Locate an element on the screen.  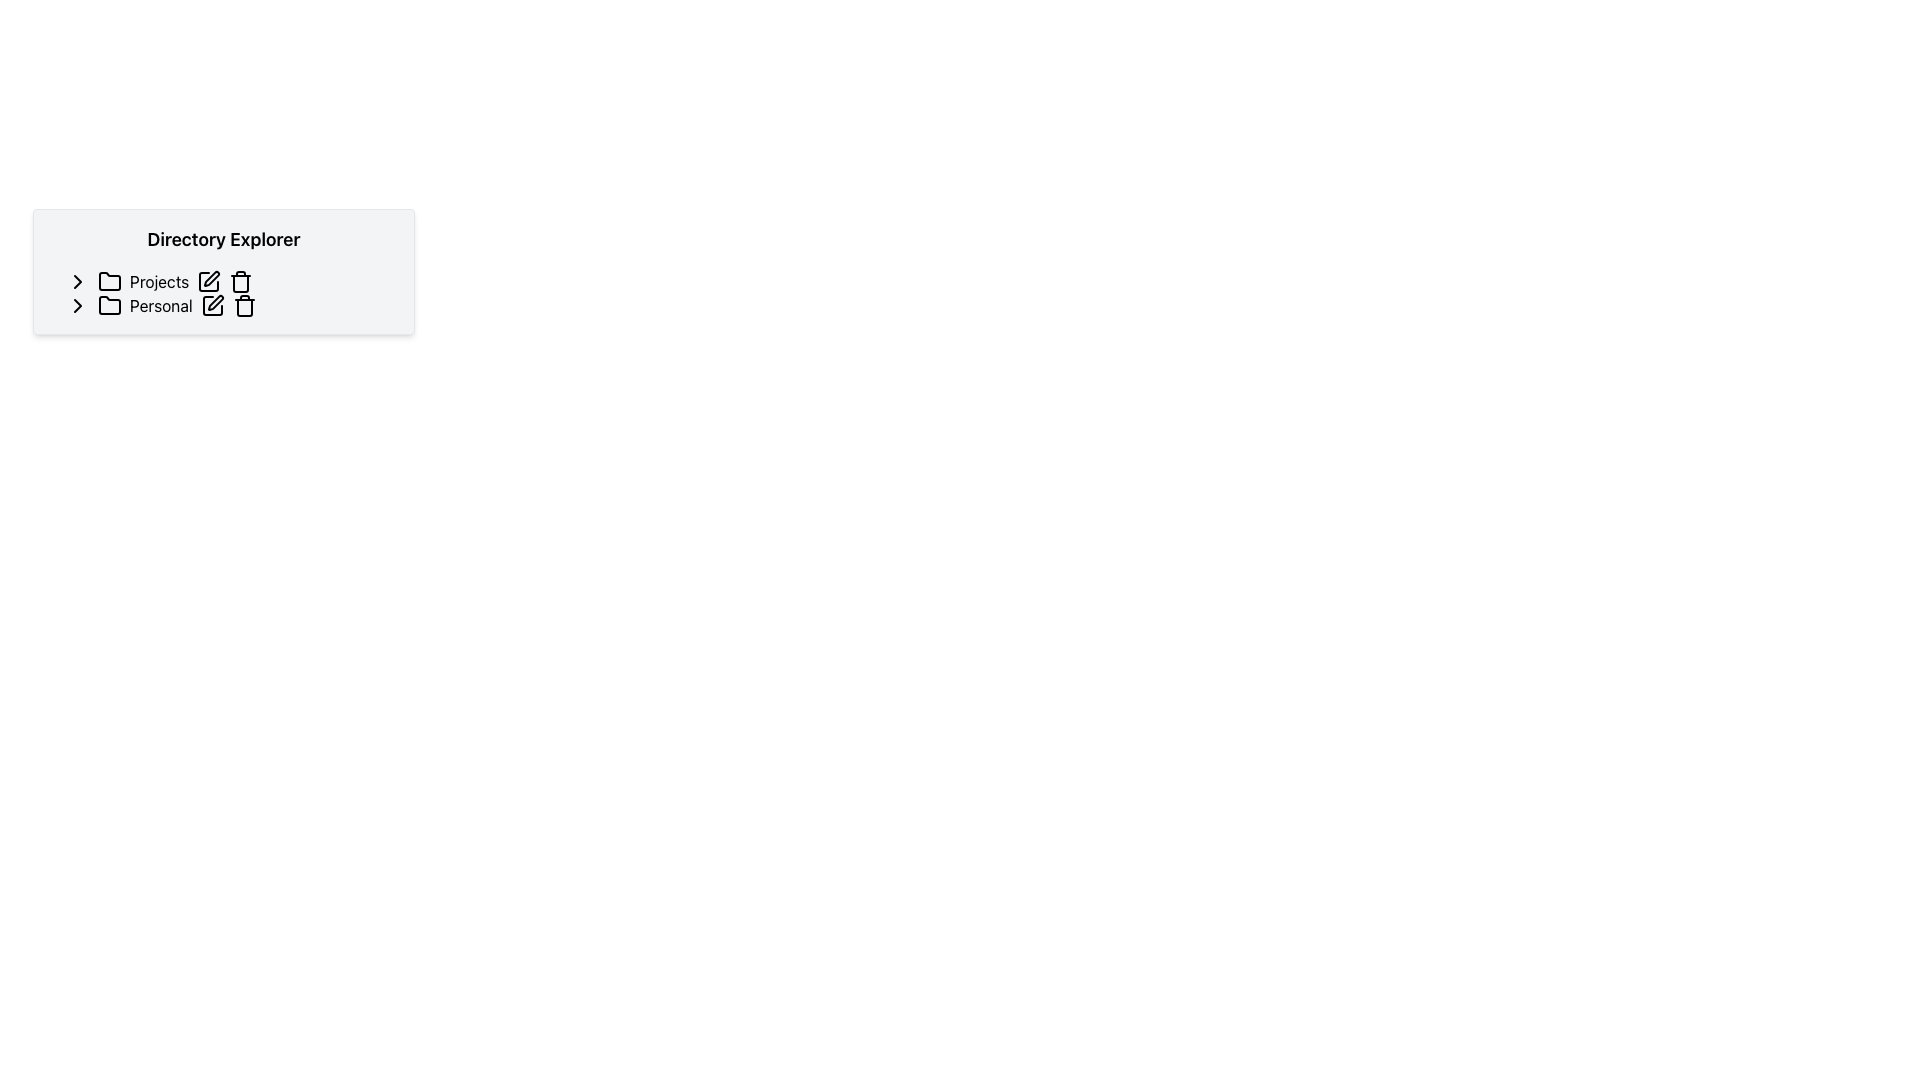
the right-pointing arrow icon at the beginning of the 'Projects' row in the directory explorer is located at coordinates (77, 281).